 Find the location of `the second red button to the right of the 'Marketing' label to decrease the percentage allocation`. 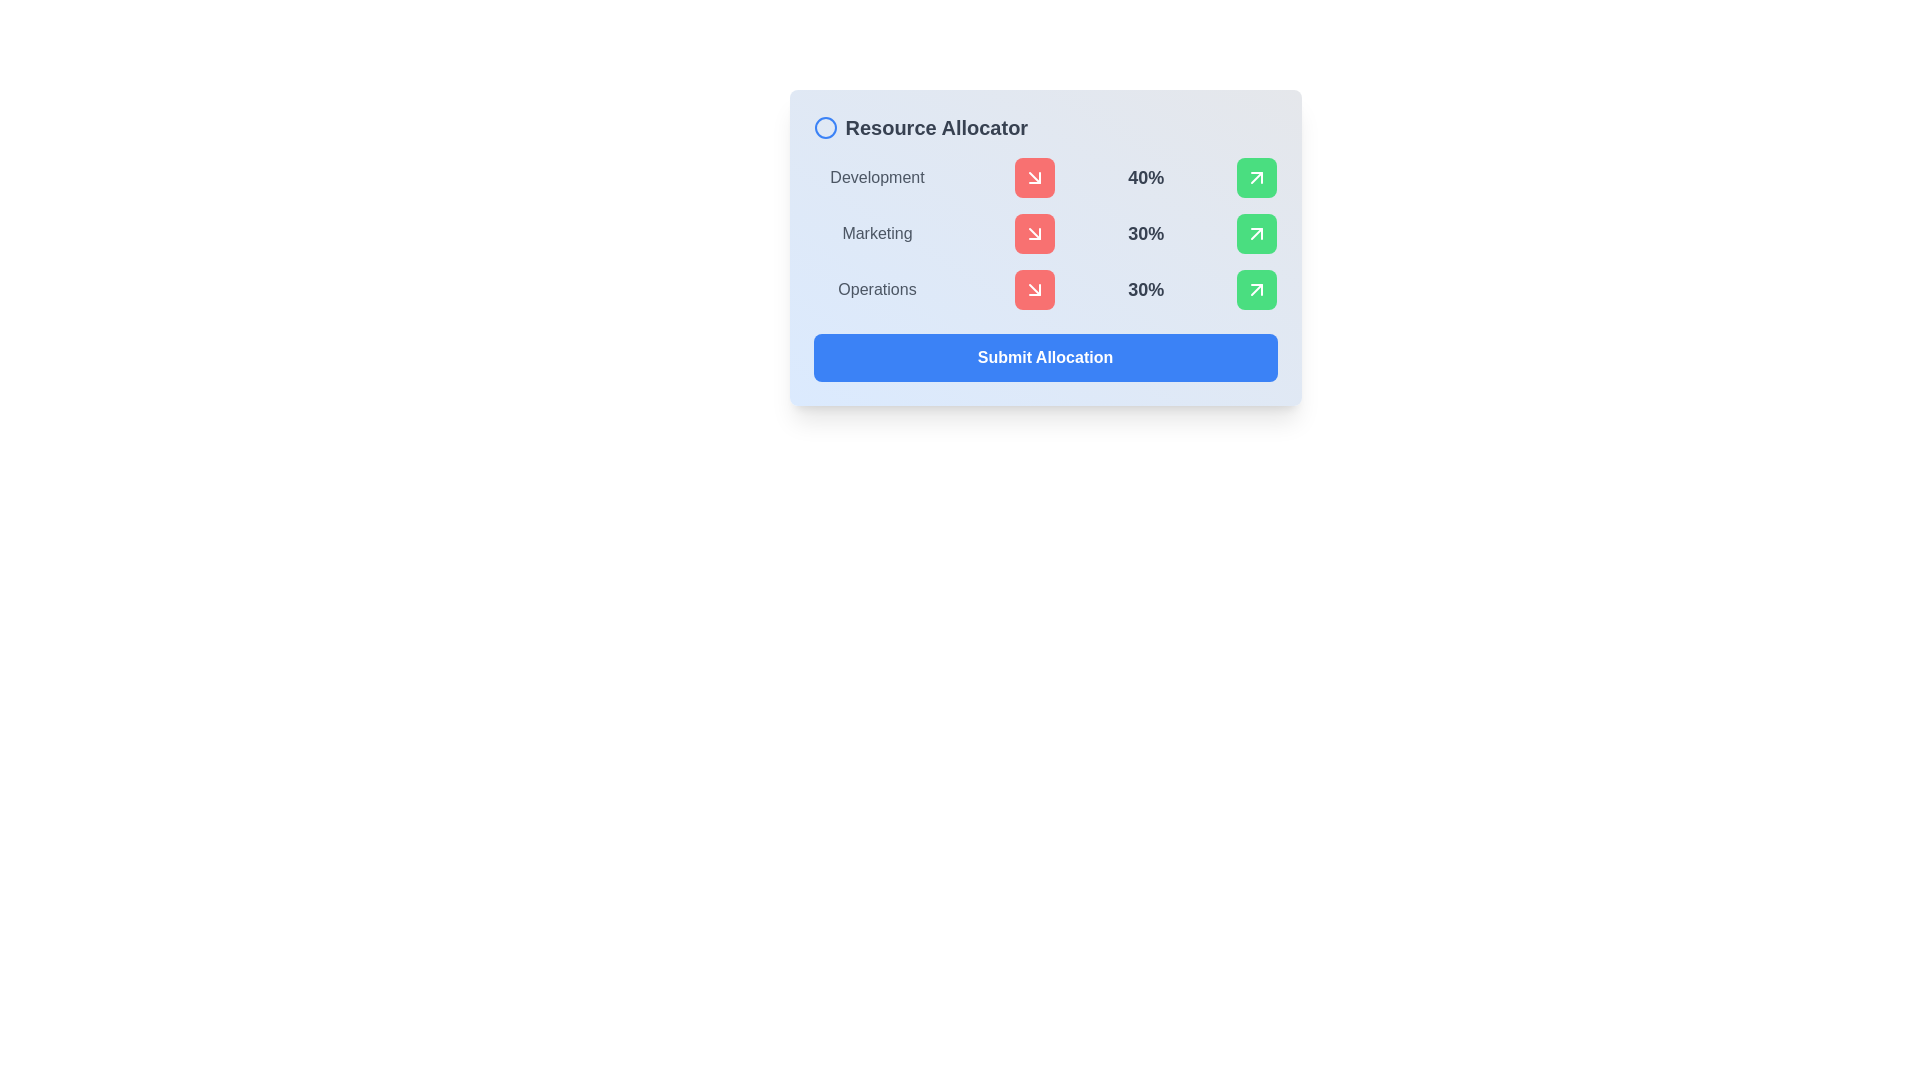

the second red button to the right of the 'Marketing' label to decrease the percentage allocation is located at coordinates (1033, 233).